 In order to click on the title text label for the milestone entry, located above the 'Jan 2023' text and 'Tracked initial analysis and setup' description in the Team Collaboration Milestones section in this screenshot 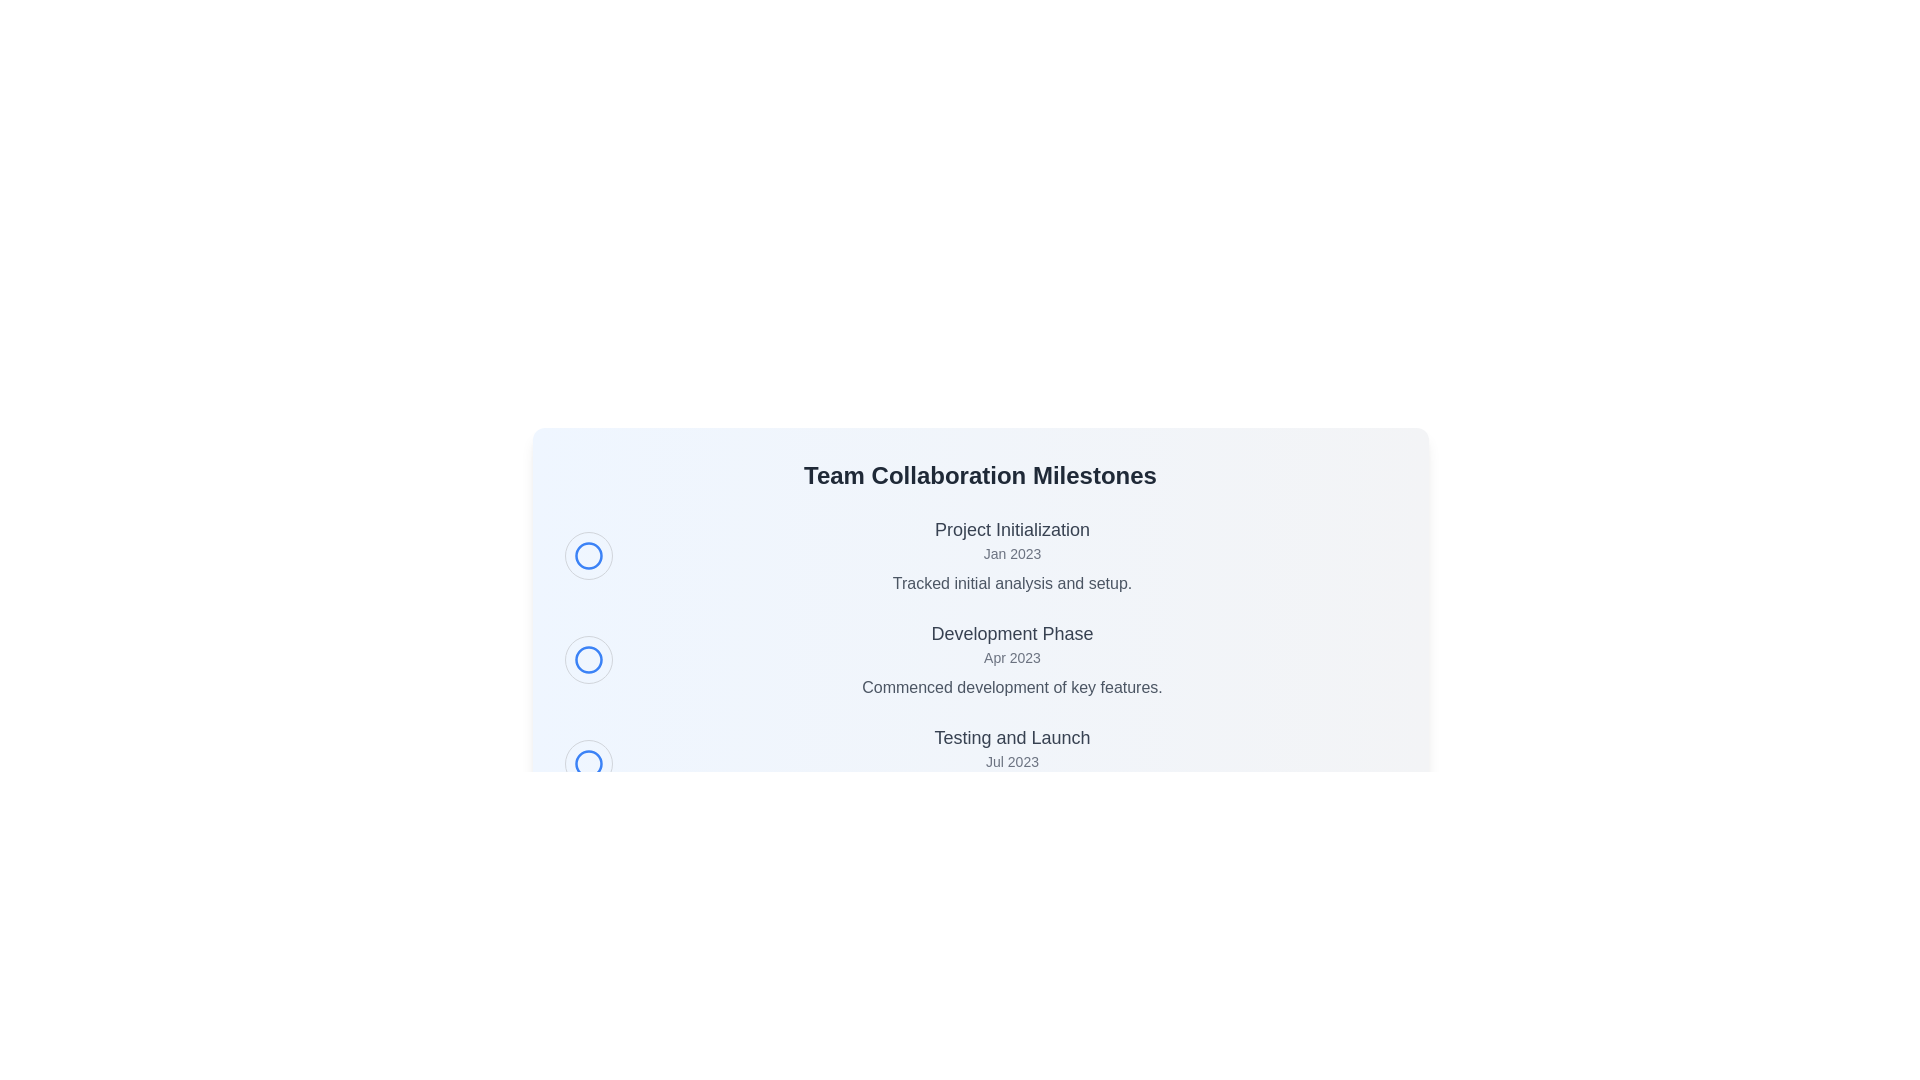, I will do `click(1012, 528)`.